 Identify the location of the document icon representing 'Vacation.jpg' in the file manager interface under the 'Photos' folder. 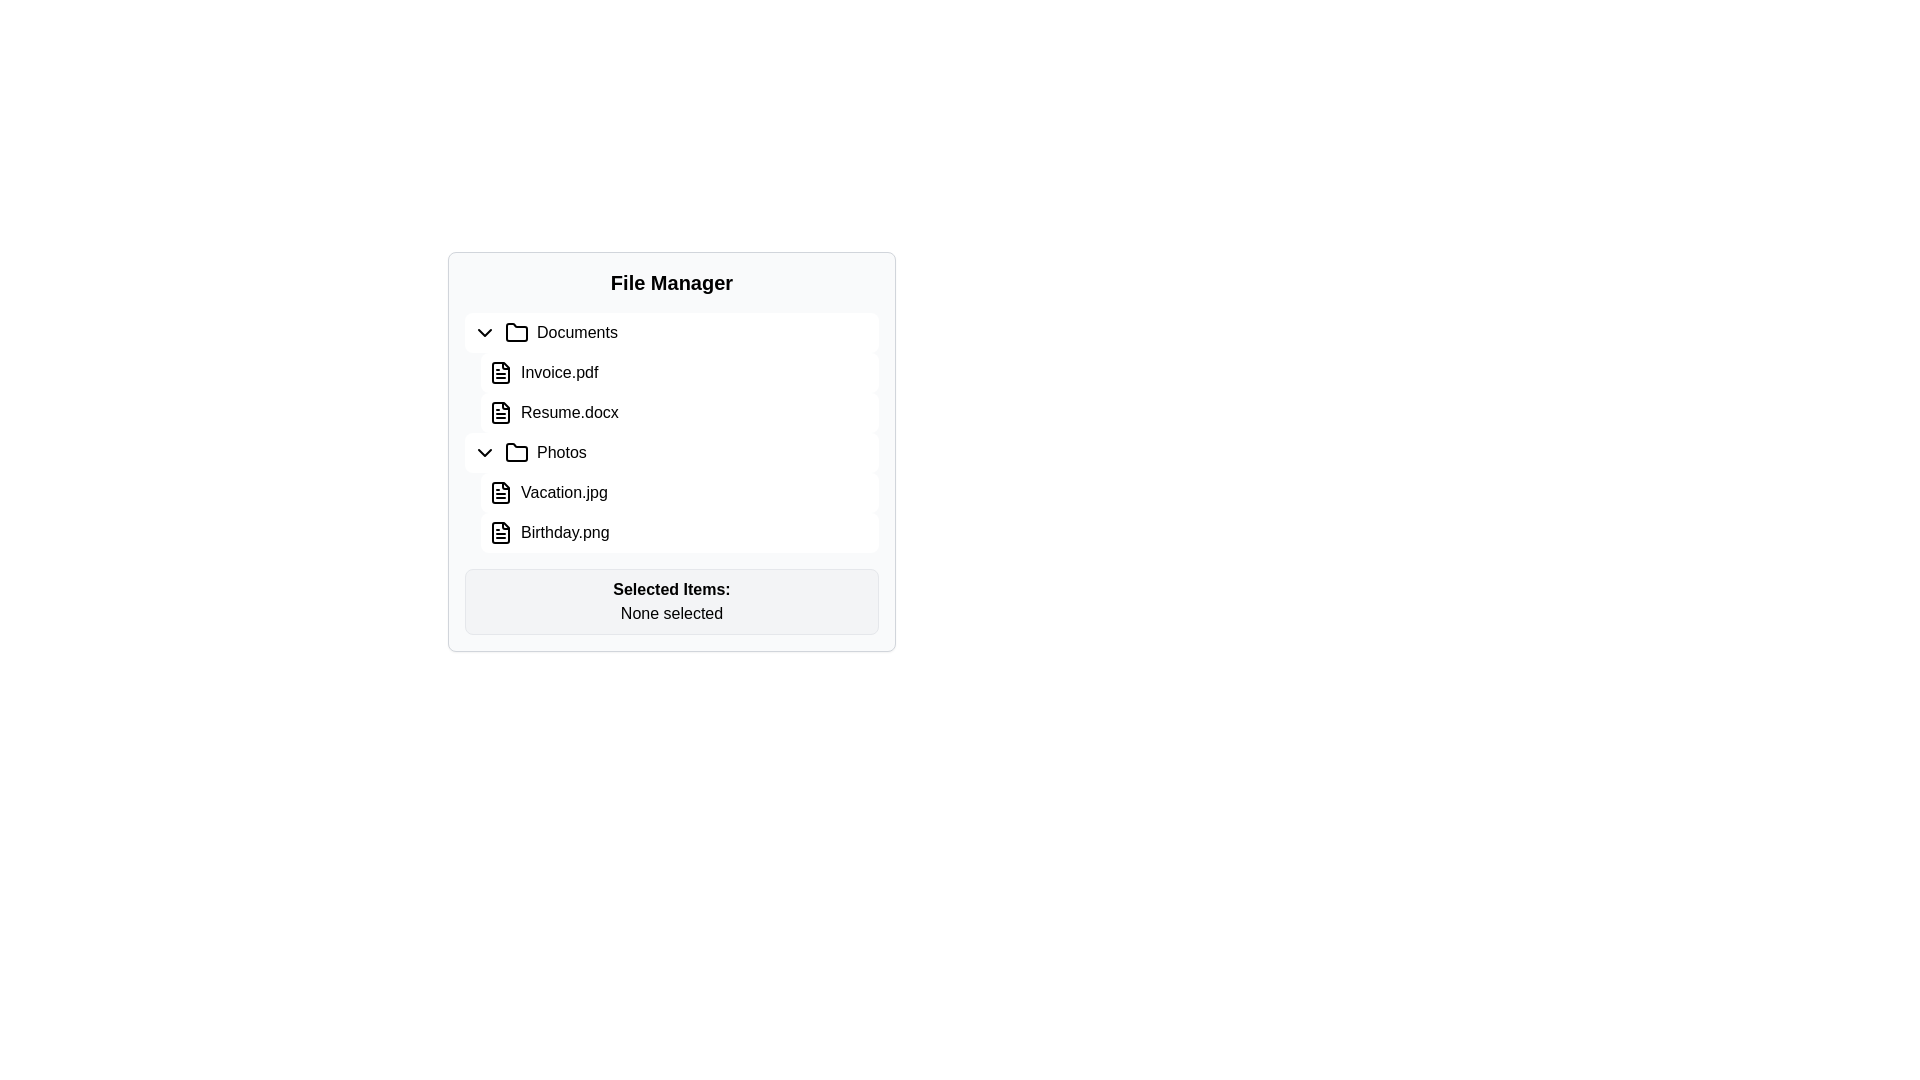
(500, 493).